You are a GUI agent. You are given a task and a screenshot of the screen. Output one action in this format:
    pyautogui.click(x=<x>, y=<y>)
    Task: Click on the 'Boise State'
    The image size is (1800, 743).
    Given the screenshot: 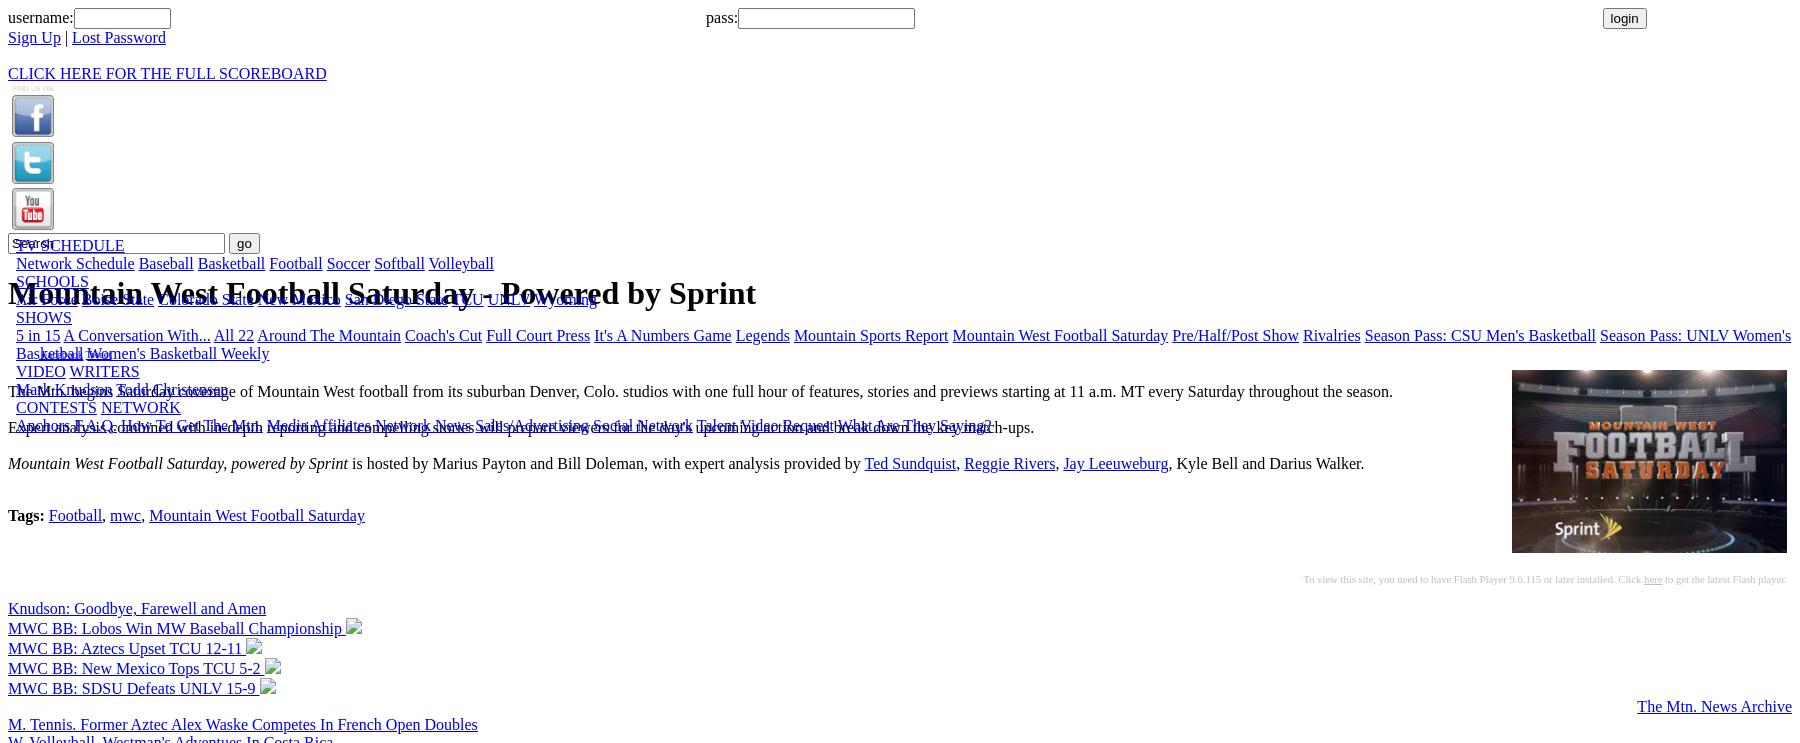 What is the action you would take?
    pyautogui.click(x=117, y=299)
    